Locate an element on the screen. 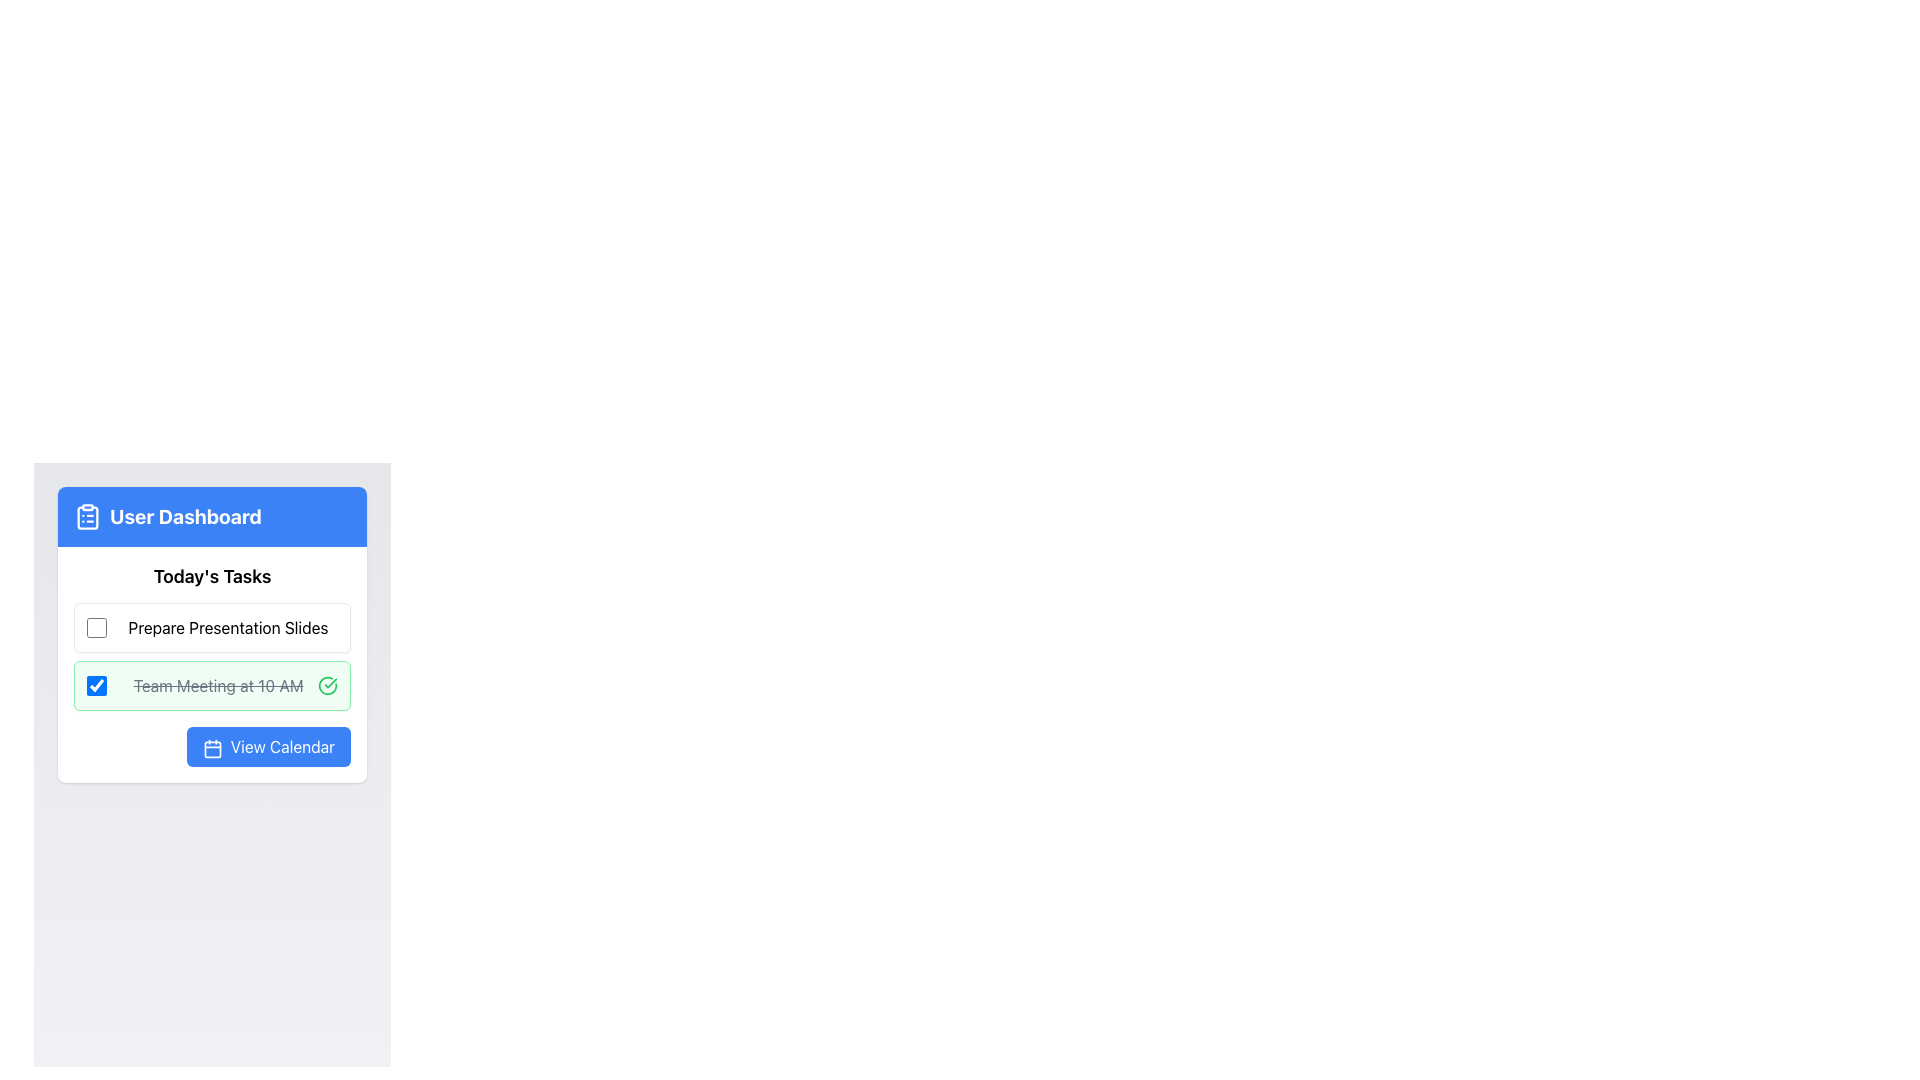 Image resolution: width=1920 pixels, height=1080 pixels. the blue header banner at the top of the card, which features a clipboard icon and the text 'User Dashboard' is located at coordinates (212, 515).